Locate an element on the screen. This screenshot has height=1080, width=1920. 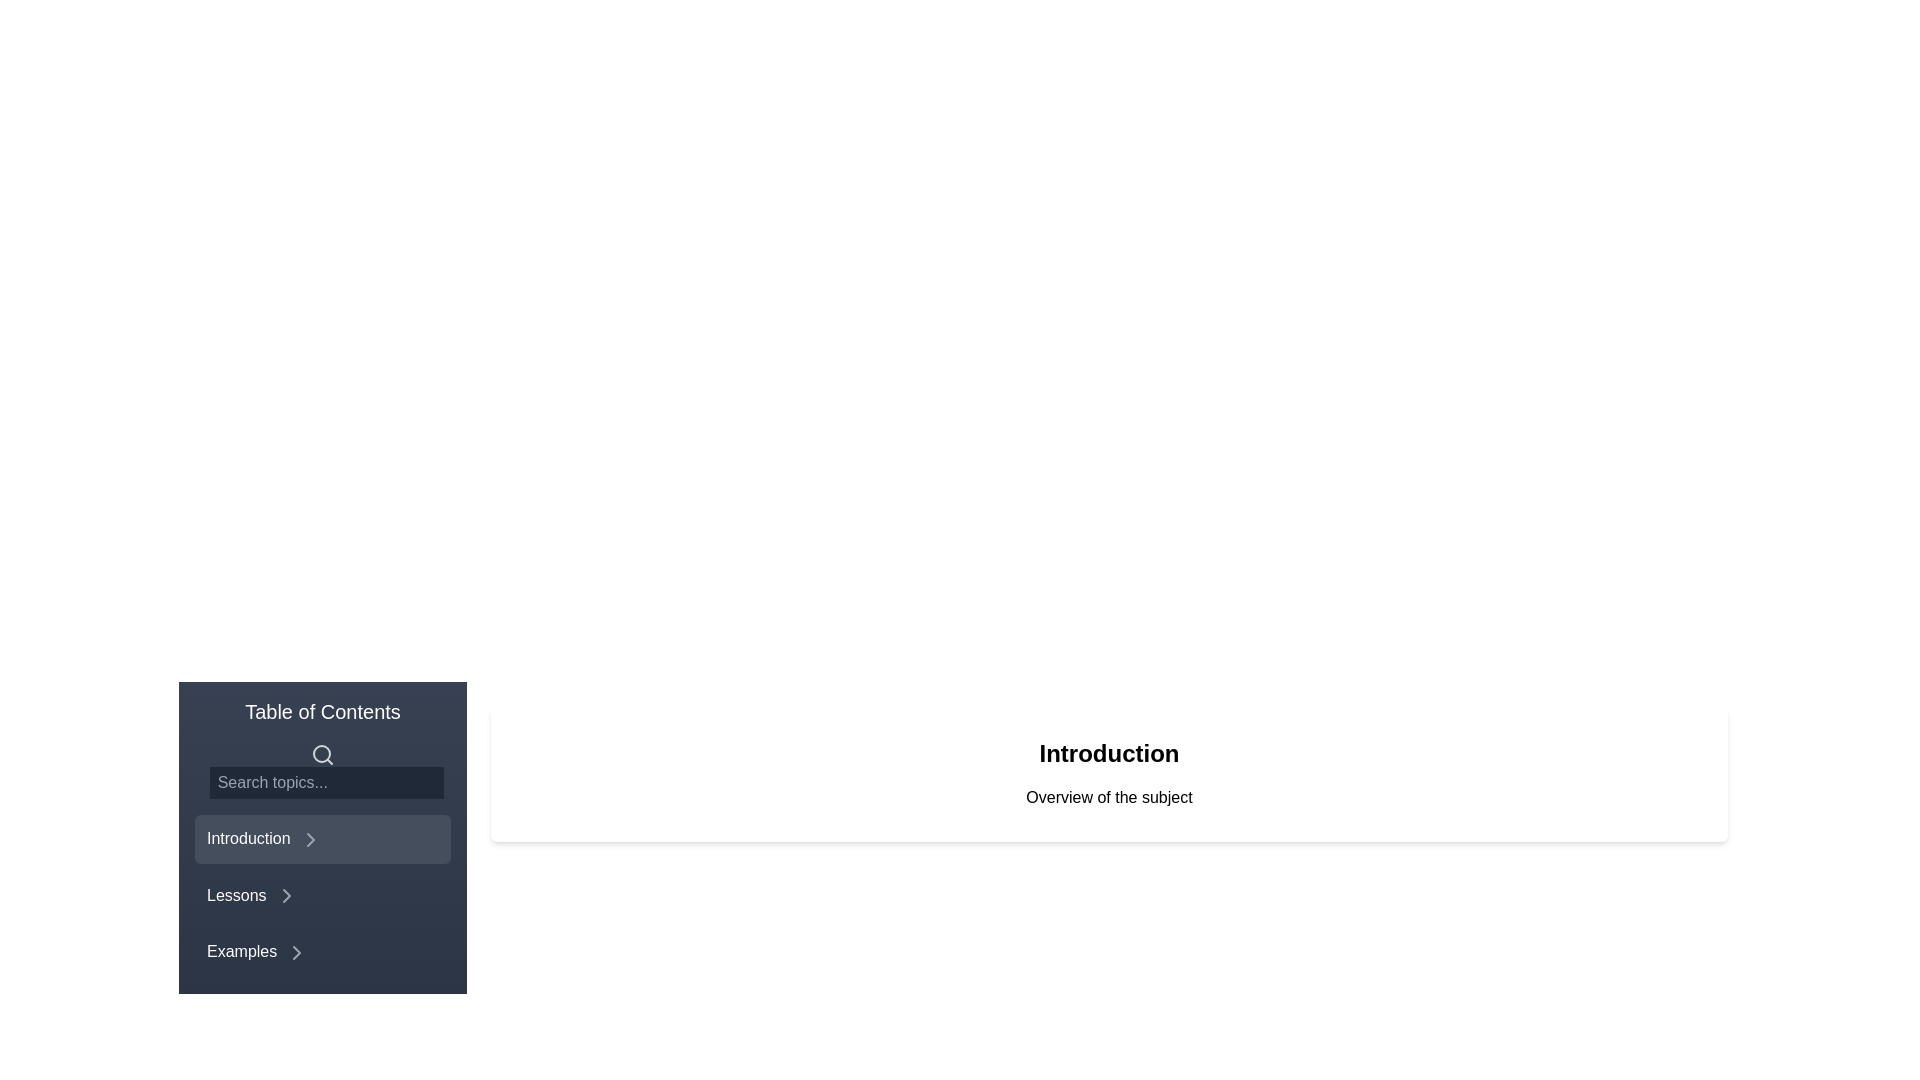
the rightward-pointing chevron icon next to the 'Introduction' menu item is located at coordinates (309, 839).